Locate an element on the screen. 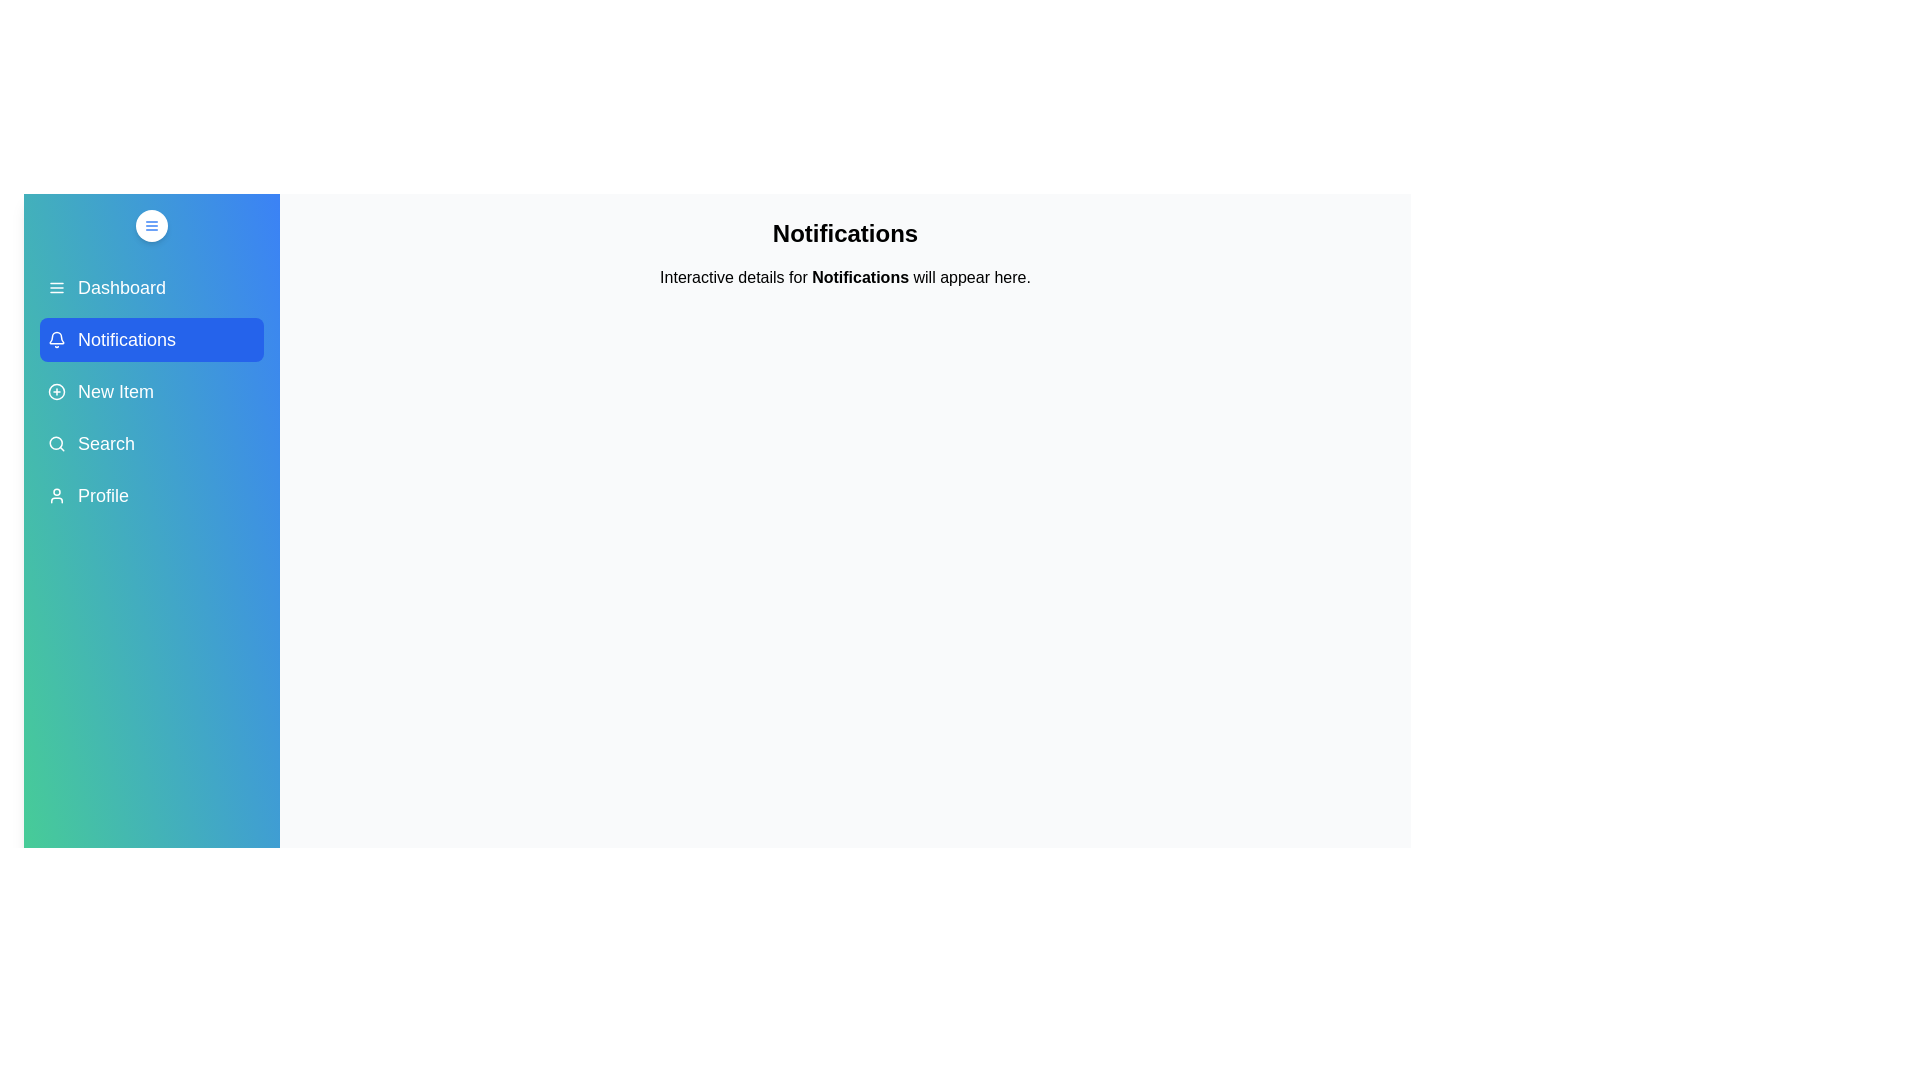  the menu item Dashboard in the sidebar to display its details is located at coordinates (151, 288).